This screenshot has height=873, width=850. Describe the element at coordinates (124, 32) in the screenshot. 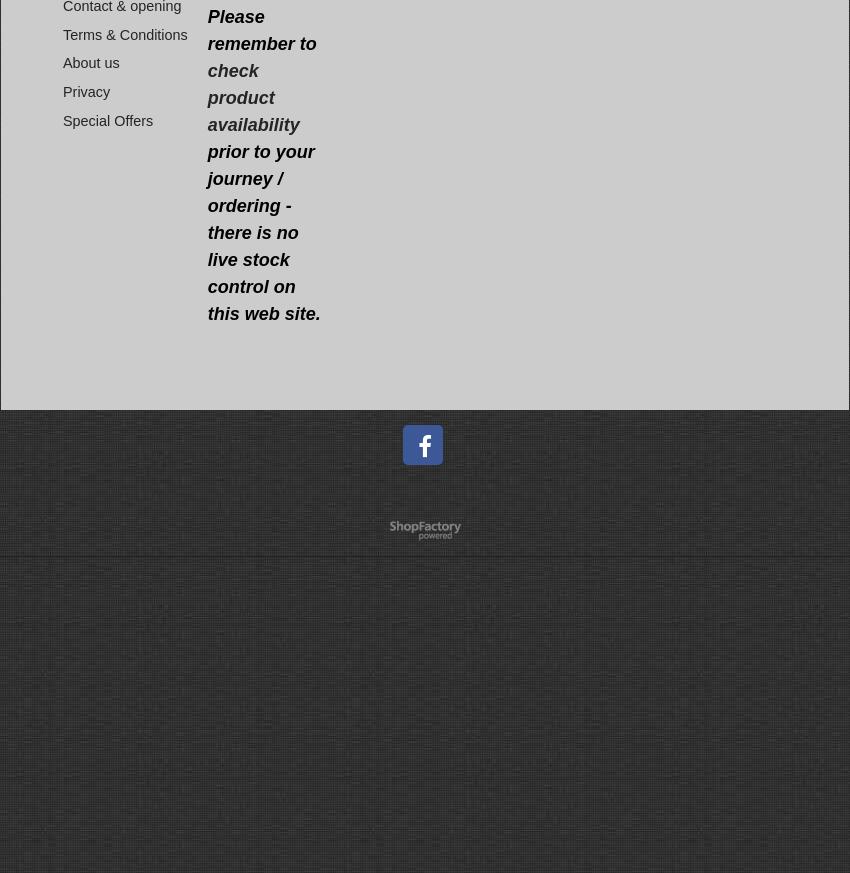

I see `'Terms & Conditions'` at that location.